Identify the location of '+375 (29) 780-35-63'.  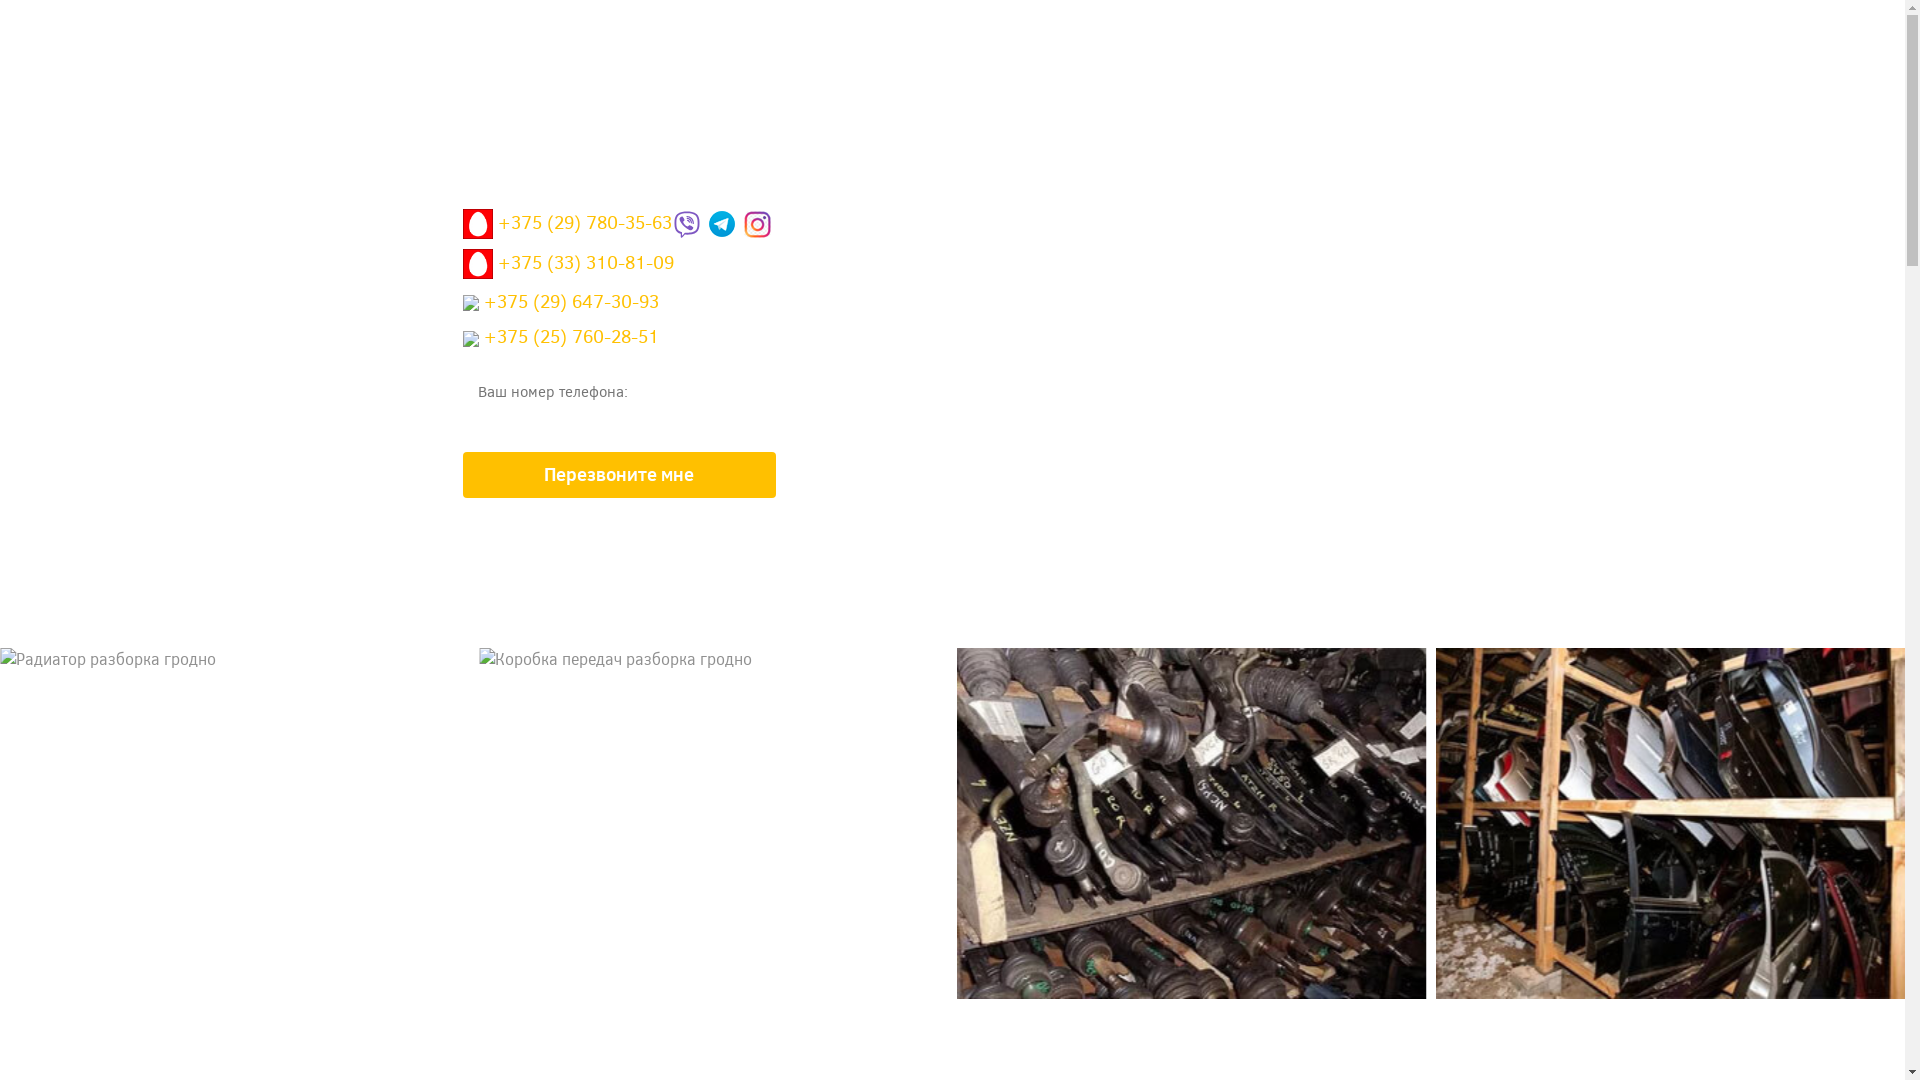
(565, 227).